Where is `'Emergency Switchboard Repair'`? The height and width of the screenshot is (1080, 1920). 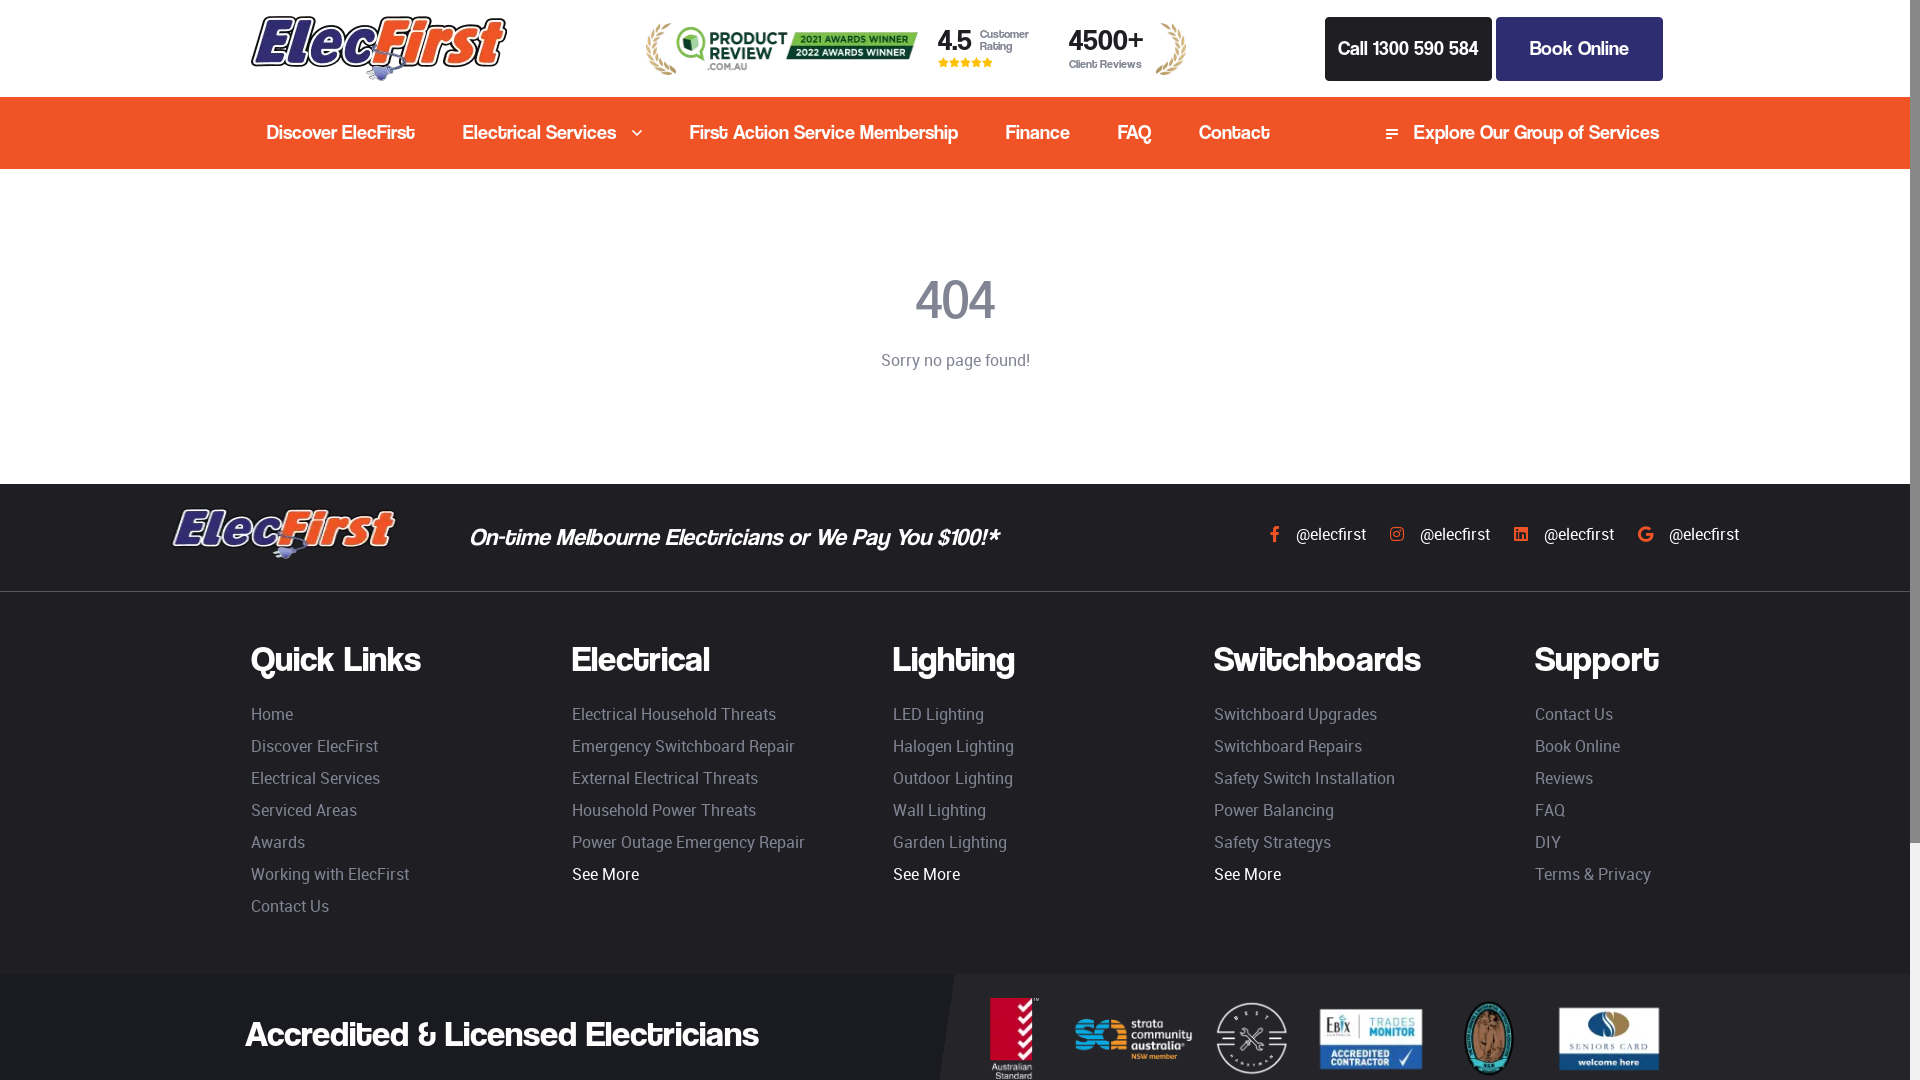 'Emergency Switchboard Repair' is located at coordinates (683, 745).